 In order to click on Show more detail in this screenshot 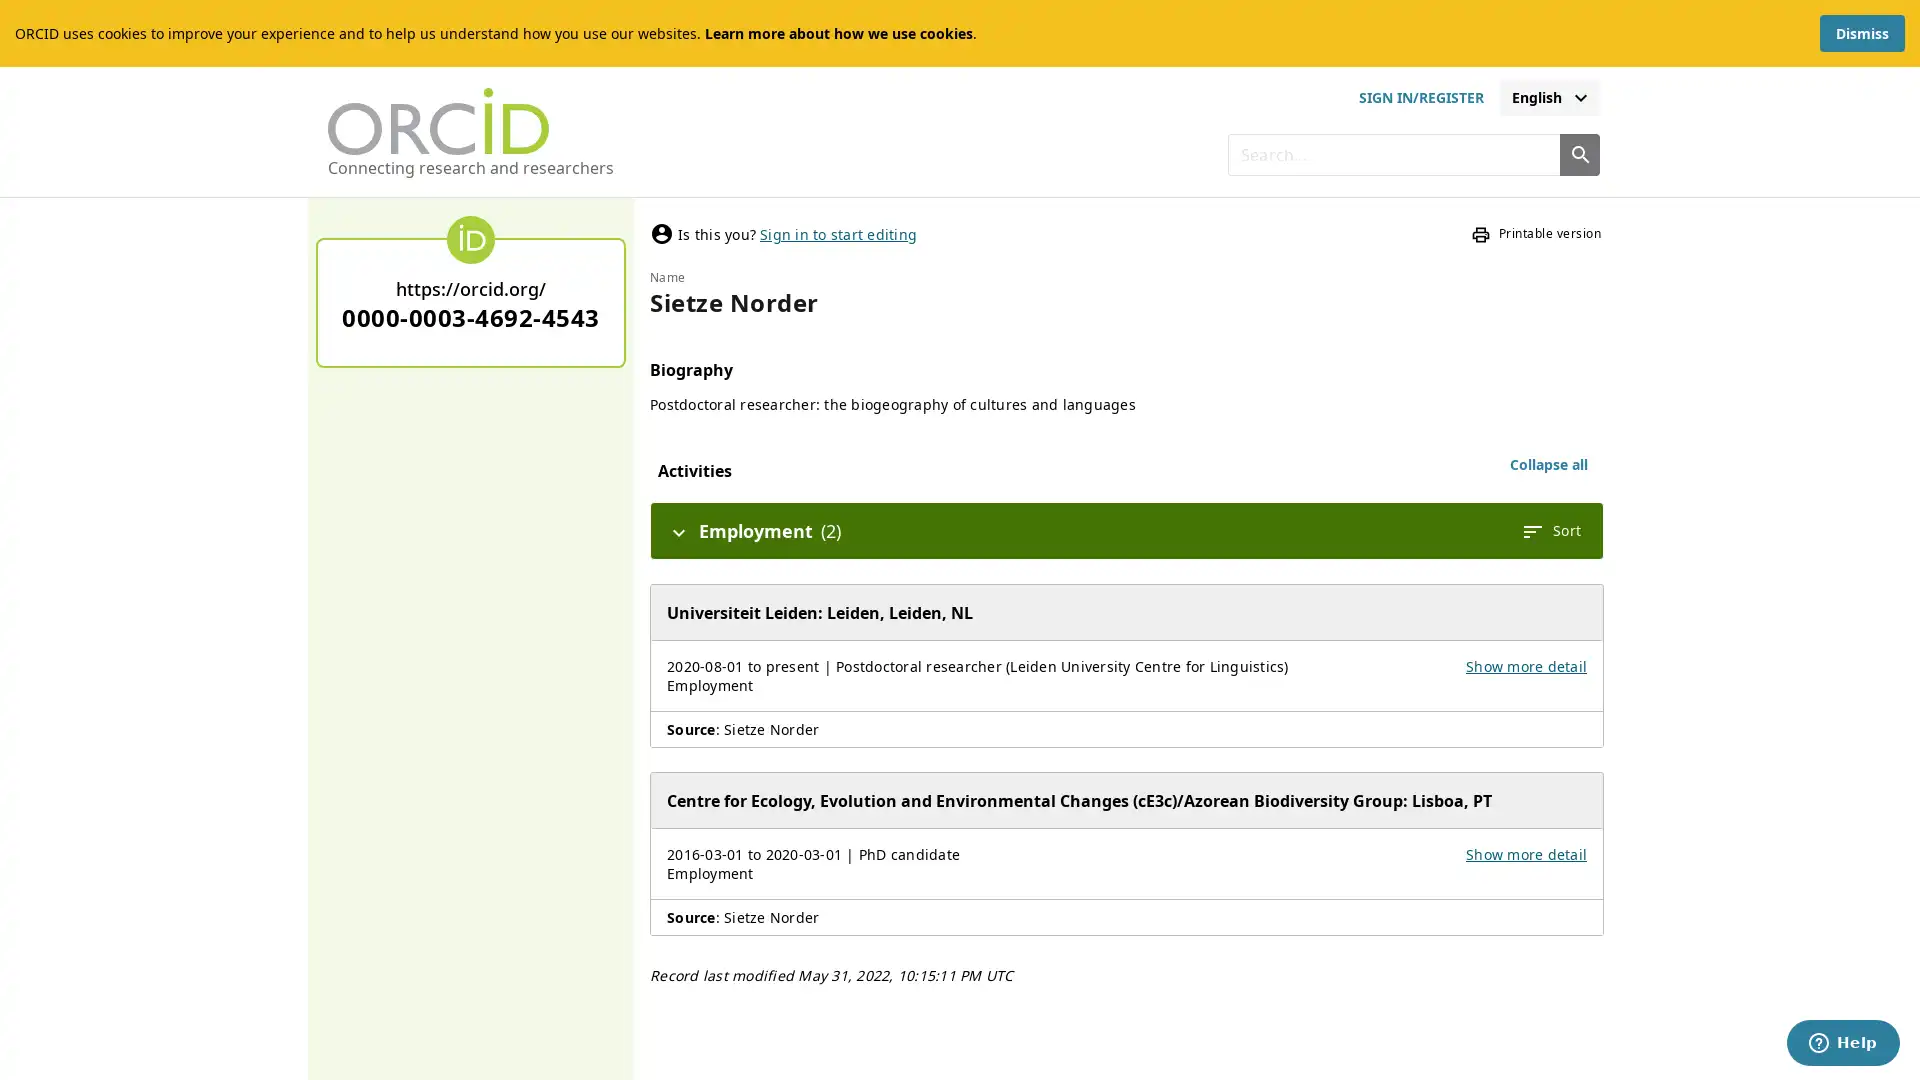, I will do `click(1525, 666)`.